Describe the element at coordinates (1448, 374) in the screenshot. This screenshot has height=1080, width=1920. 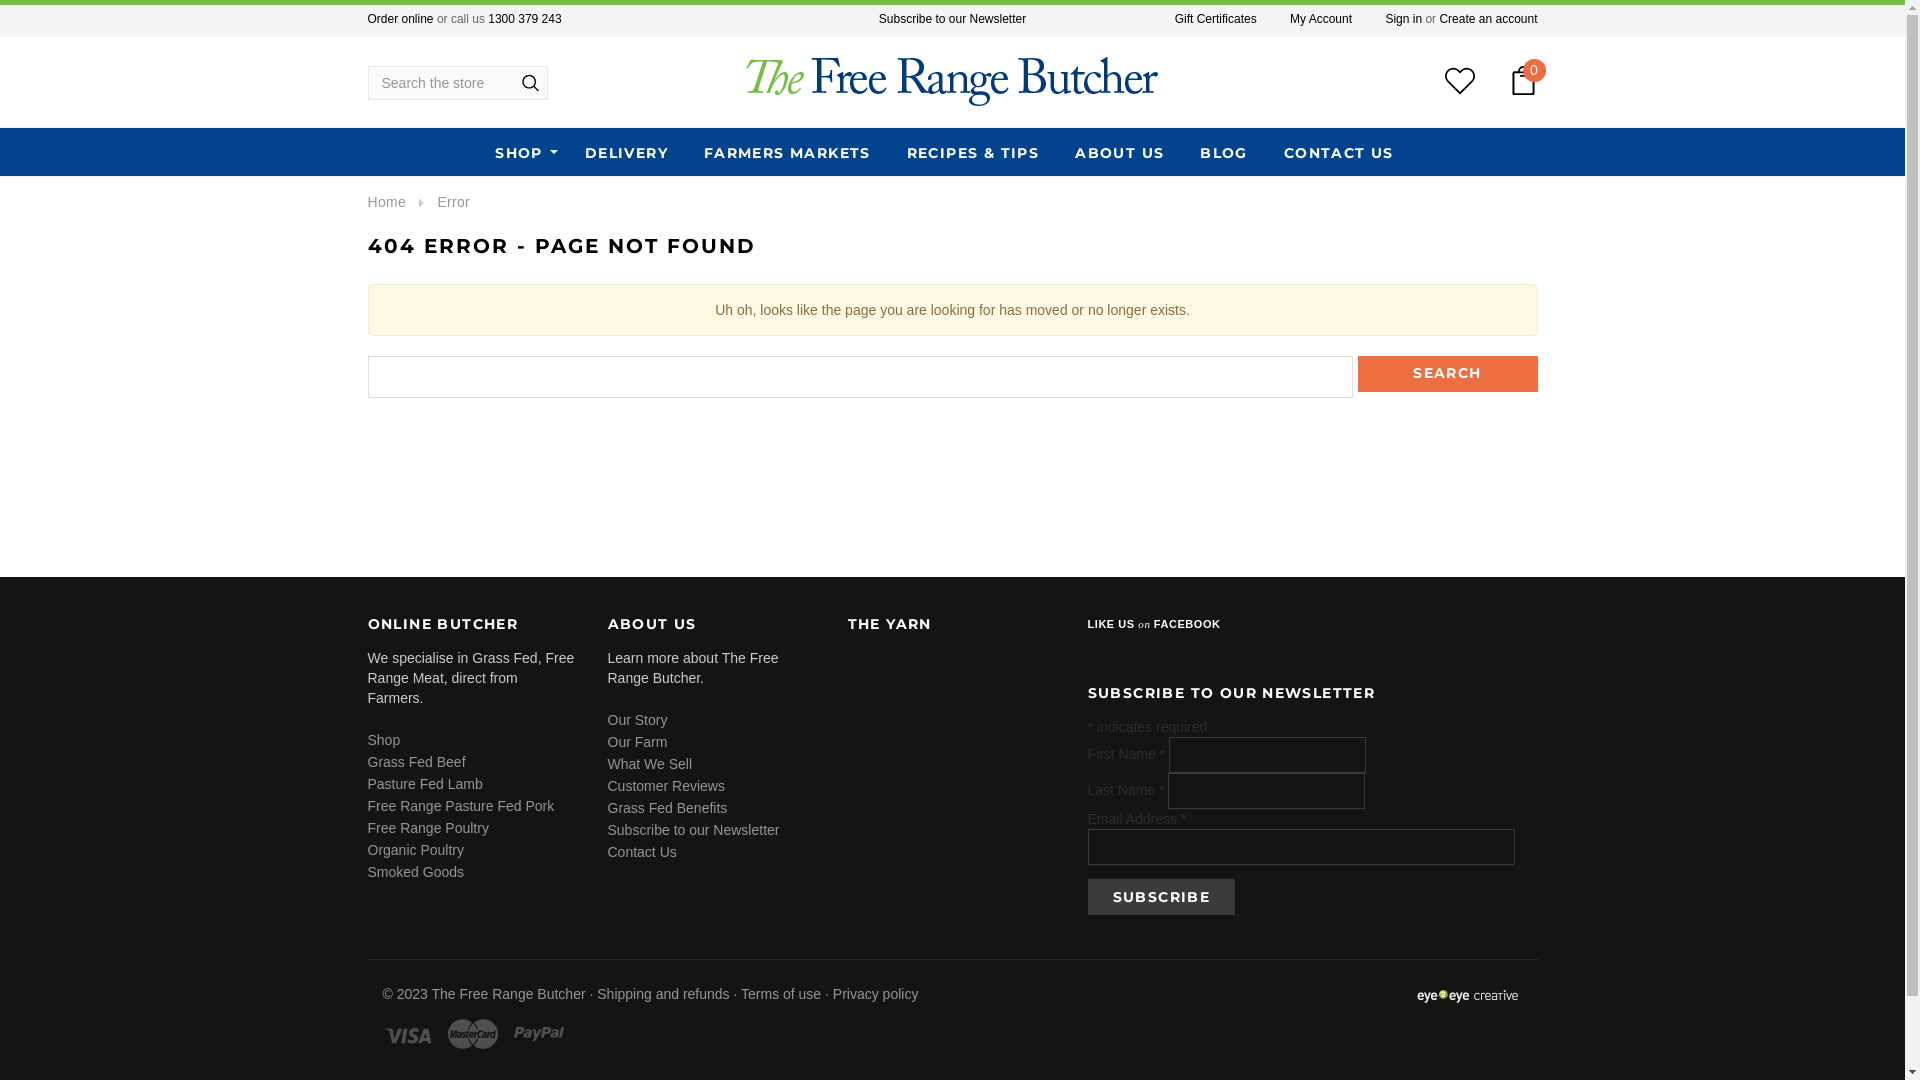
I see `'Search'` at that location.